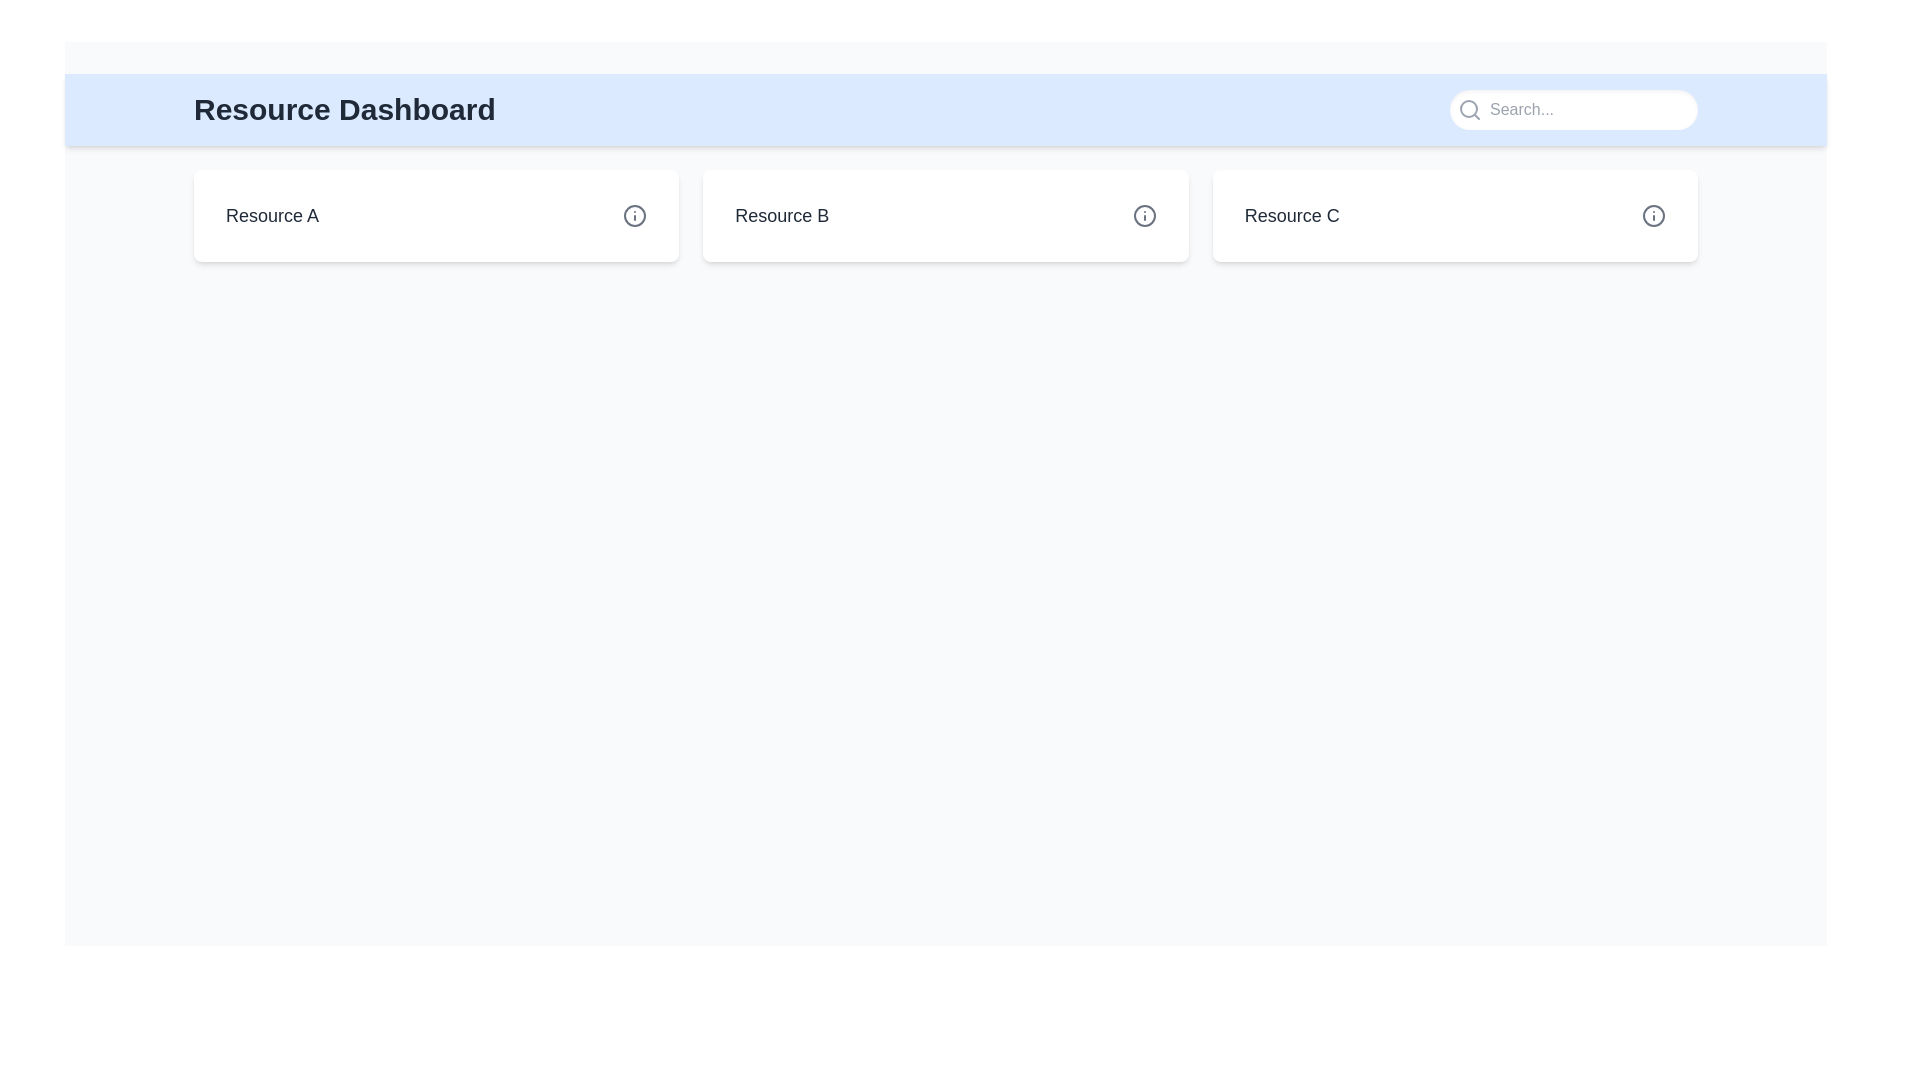 Image resolution: width=1920 pixels, height=1080 pixels. What do you see at coordinates (1469, 110) in the screenshot?
I see `the gray magnifying glass icon with a circular frame and handle, located at the left side of the rounded search bar near the upper right corner of the interface` at bounding box center [1469, 110].